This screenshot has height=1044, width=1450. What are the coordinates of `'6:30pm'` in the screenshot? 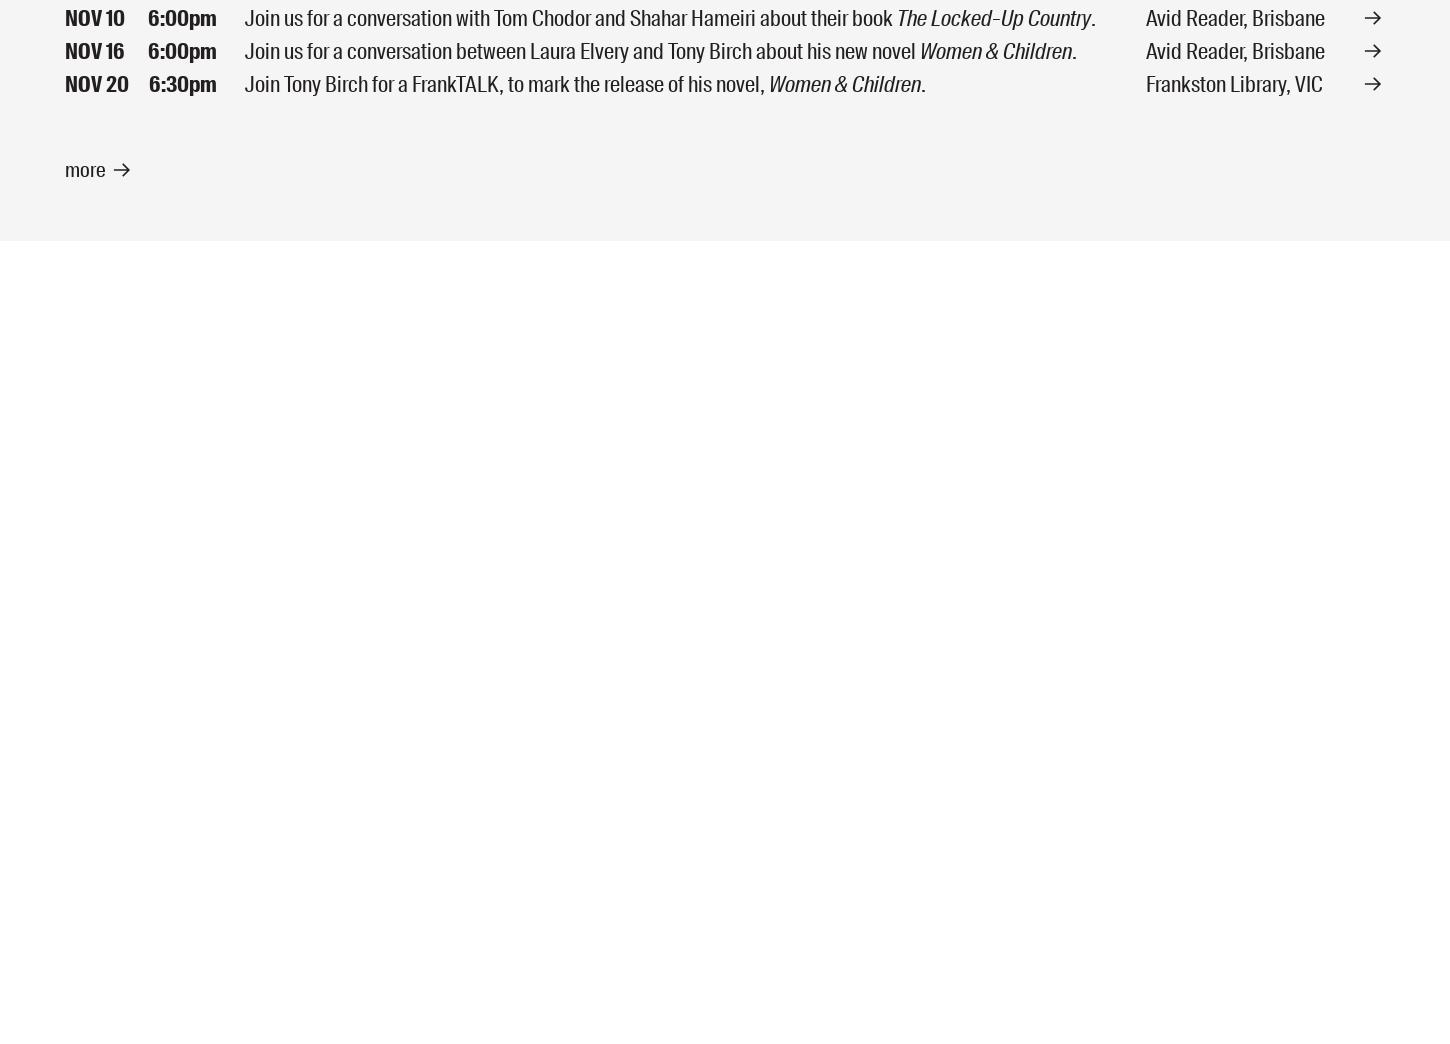 It's located at (181, 83).